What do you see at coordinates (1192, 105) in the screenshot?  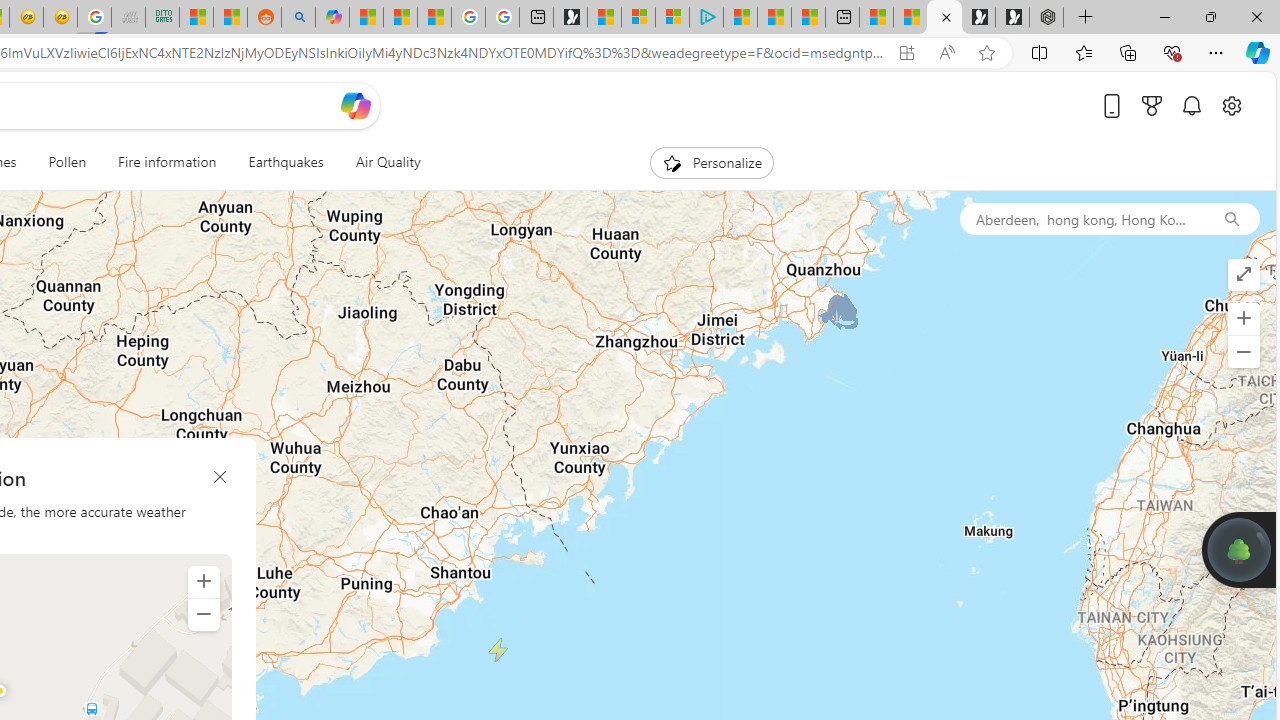 I see `'Notifications'` at bounding box center [1192, 105].